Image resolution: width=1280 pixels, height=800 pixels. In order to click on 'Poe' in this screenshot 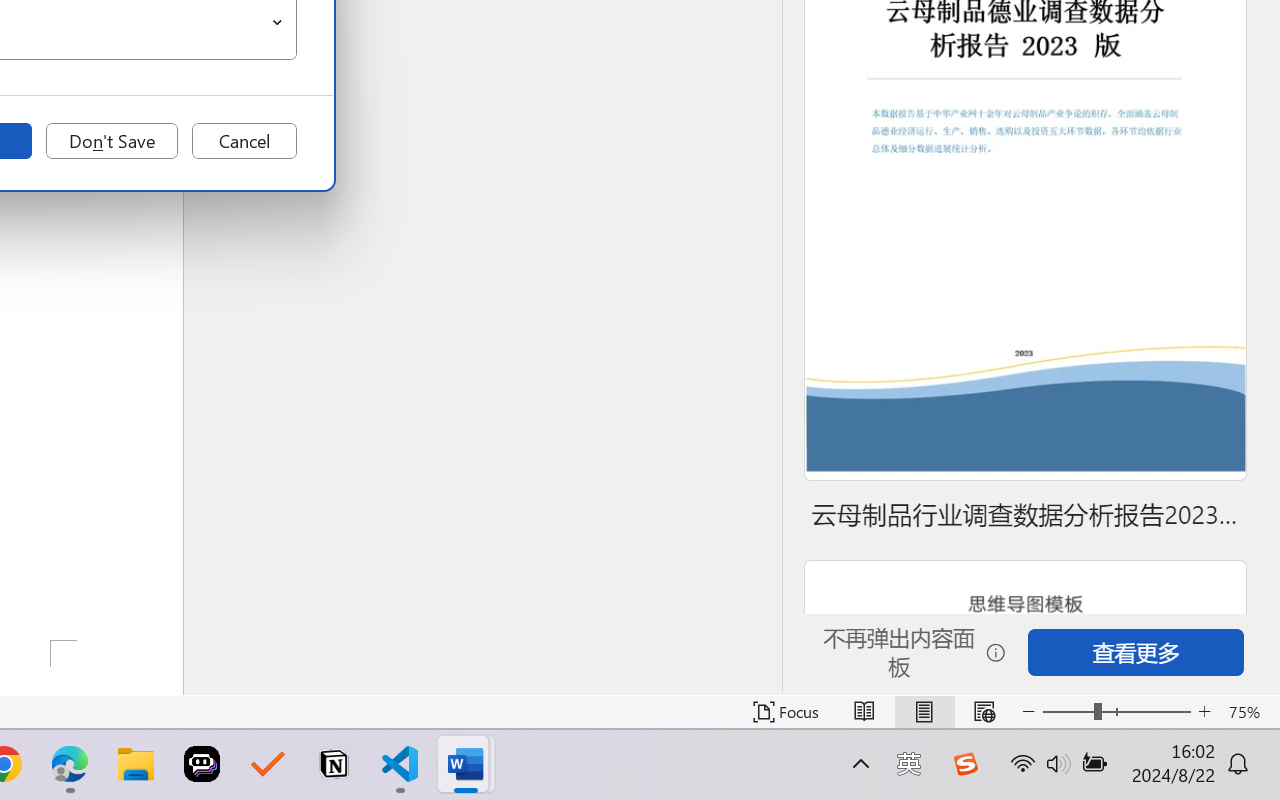, I will do `click(202, 764)`.